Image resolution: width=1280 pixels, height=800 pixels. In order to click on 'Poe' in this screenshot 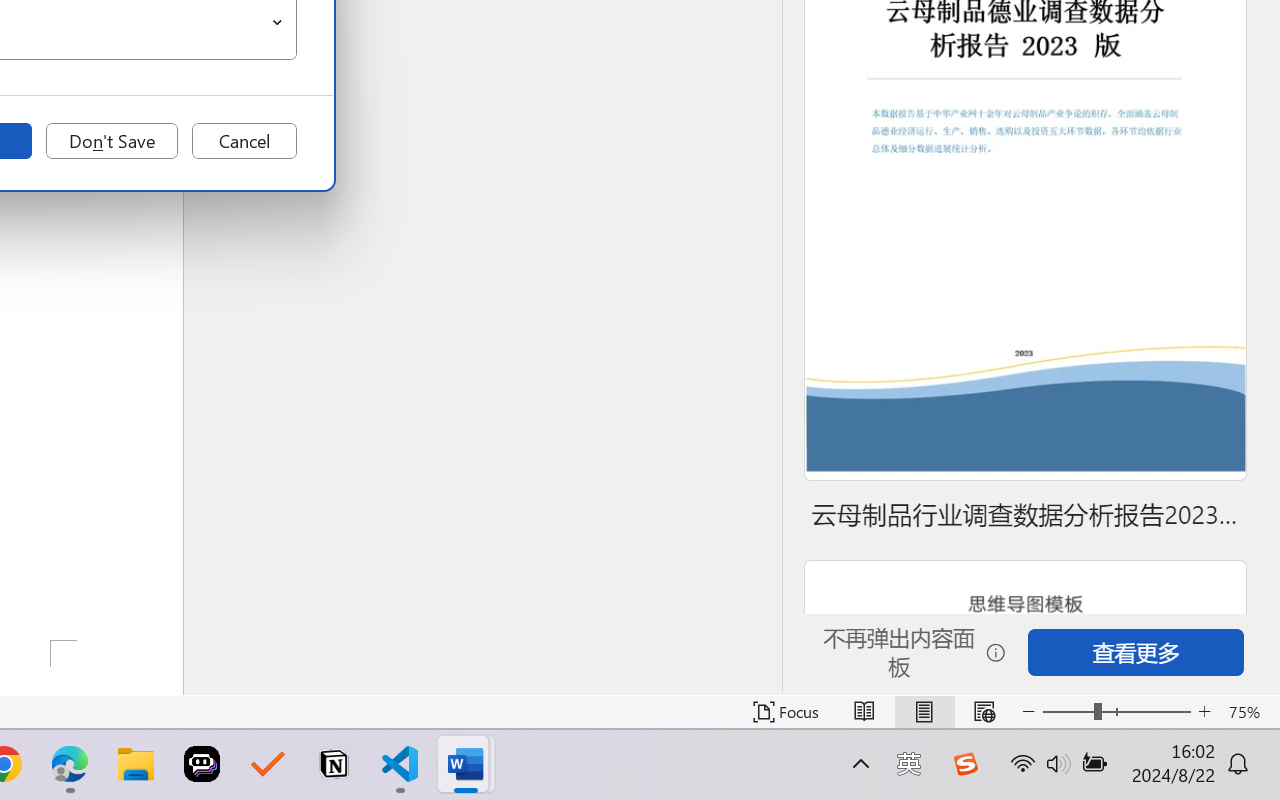, I will do `click(202, 764)`.